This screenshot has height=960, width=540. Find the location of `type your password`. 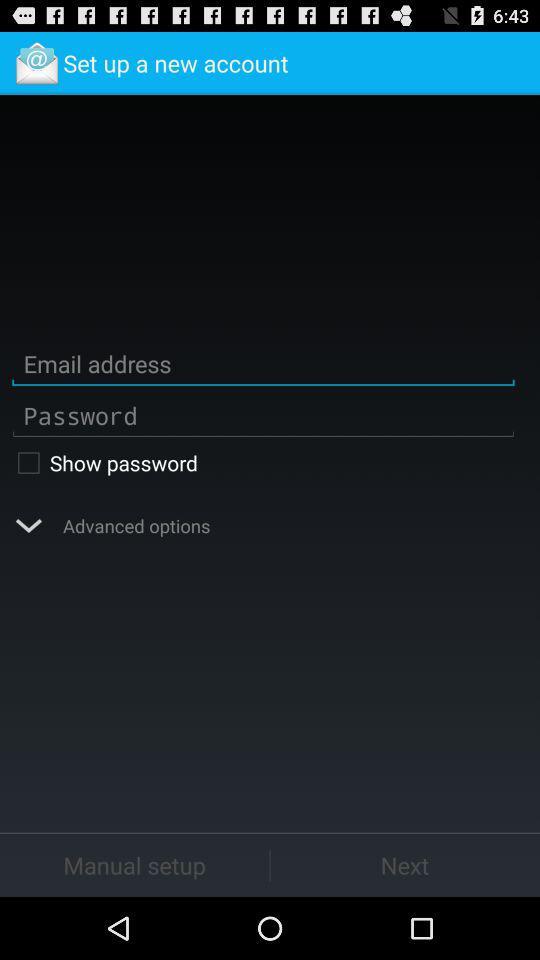

type your password is located at coordinates (263, 414).